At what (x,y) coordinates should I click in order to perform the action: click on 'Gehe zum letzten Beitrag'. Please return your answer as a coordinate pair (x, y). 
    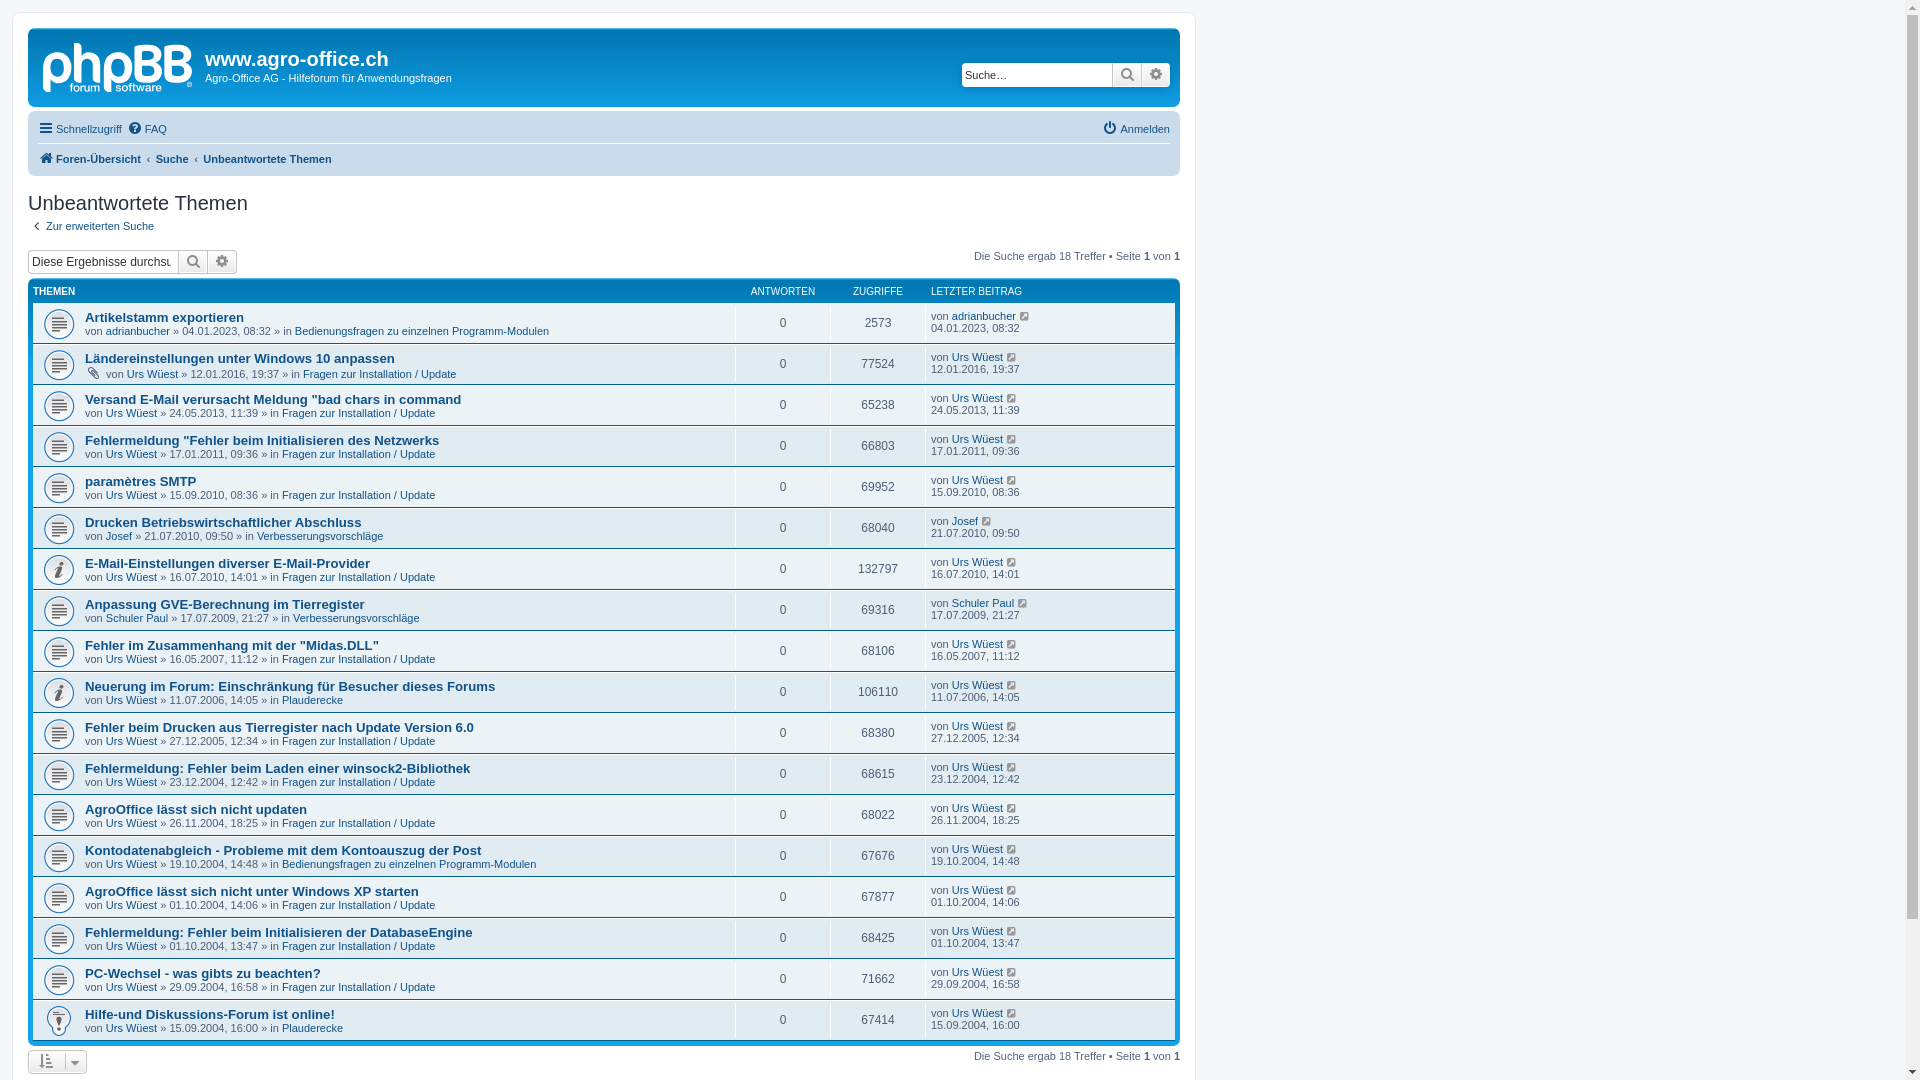
    Looking at the image, I should click on (1012, 806).